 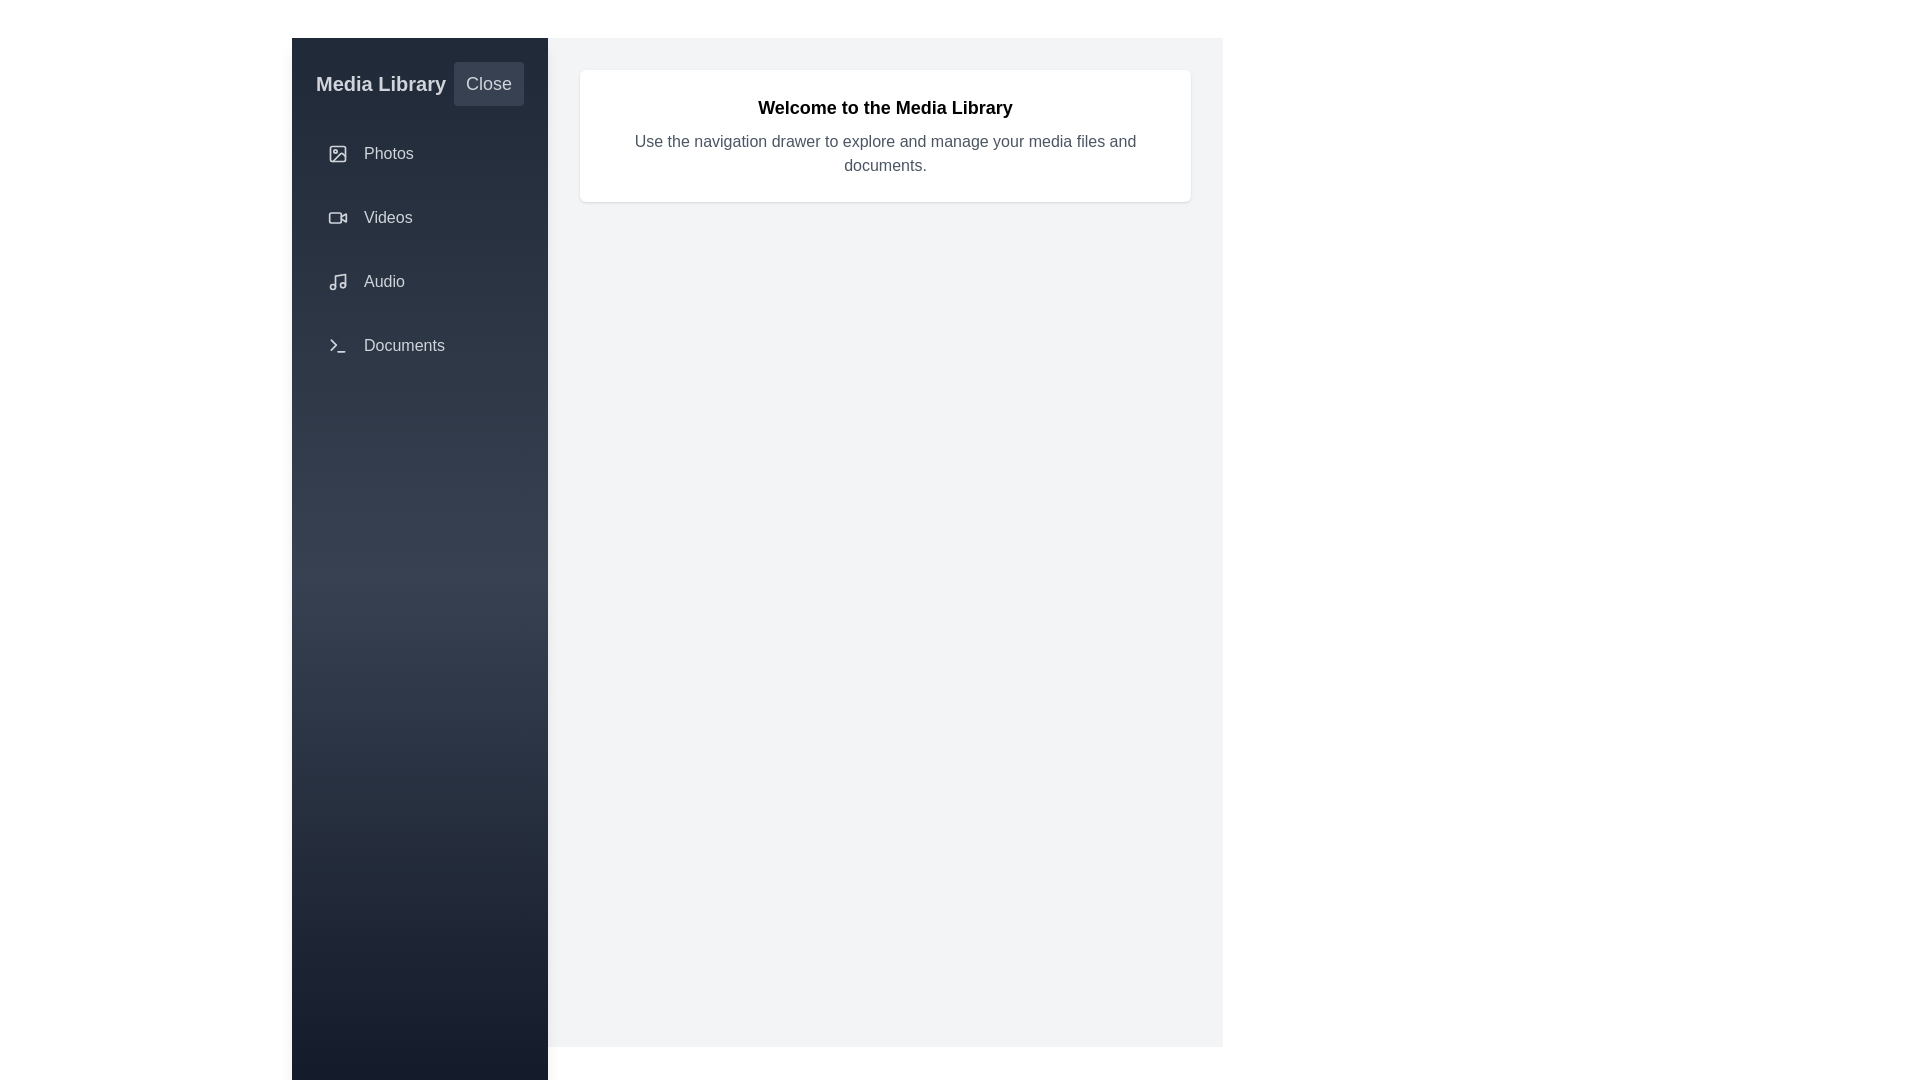 What do you see at coordinates (419, 345) in the screenshot?
I see `the navigation item corresponding to Documents` at bounding box center [419, 345].